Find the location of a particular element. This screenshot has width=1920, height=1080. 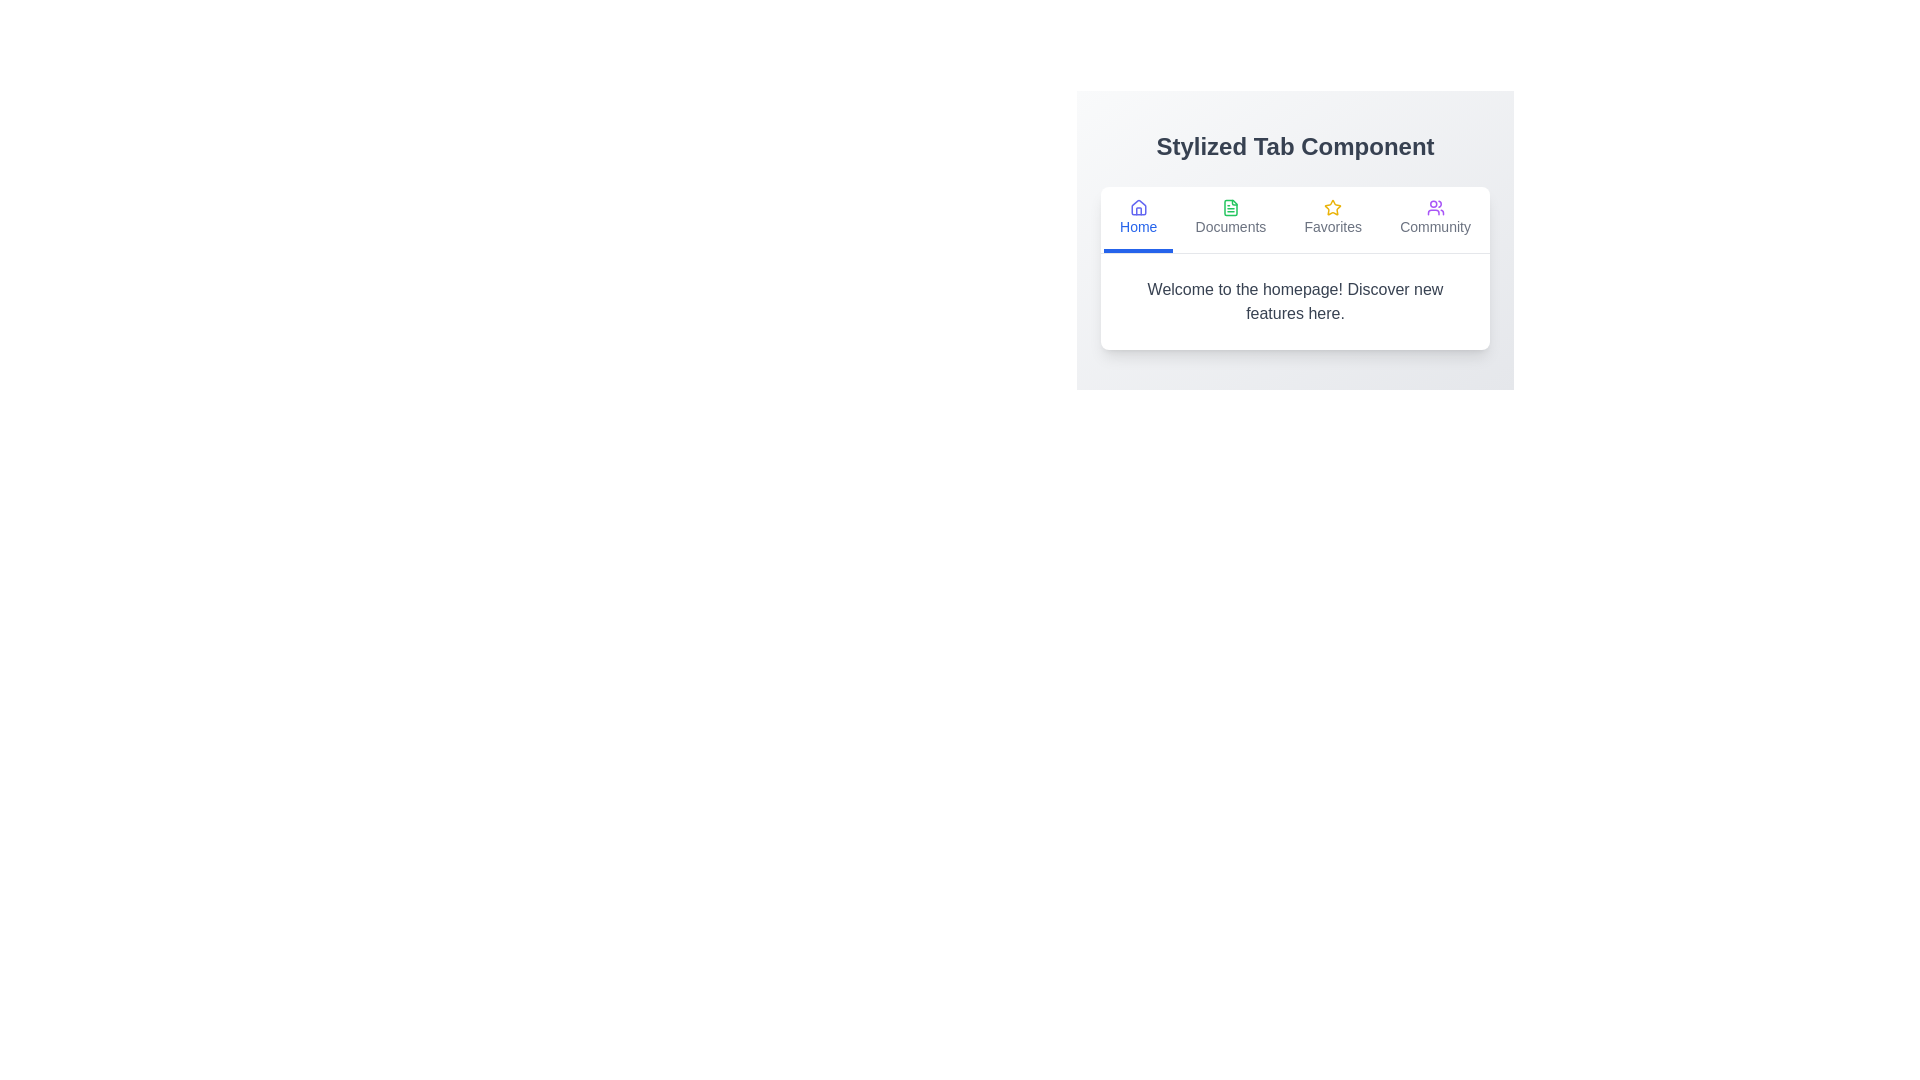

the star icon in the 'Favorites' tab is located at coordinates (1333, 207).